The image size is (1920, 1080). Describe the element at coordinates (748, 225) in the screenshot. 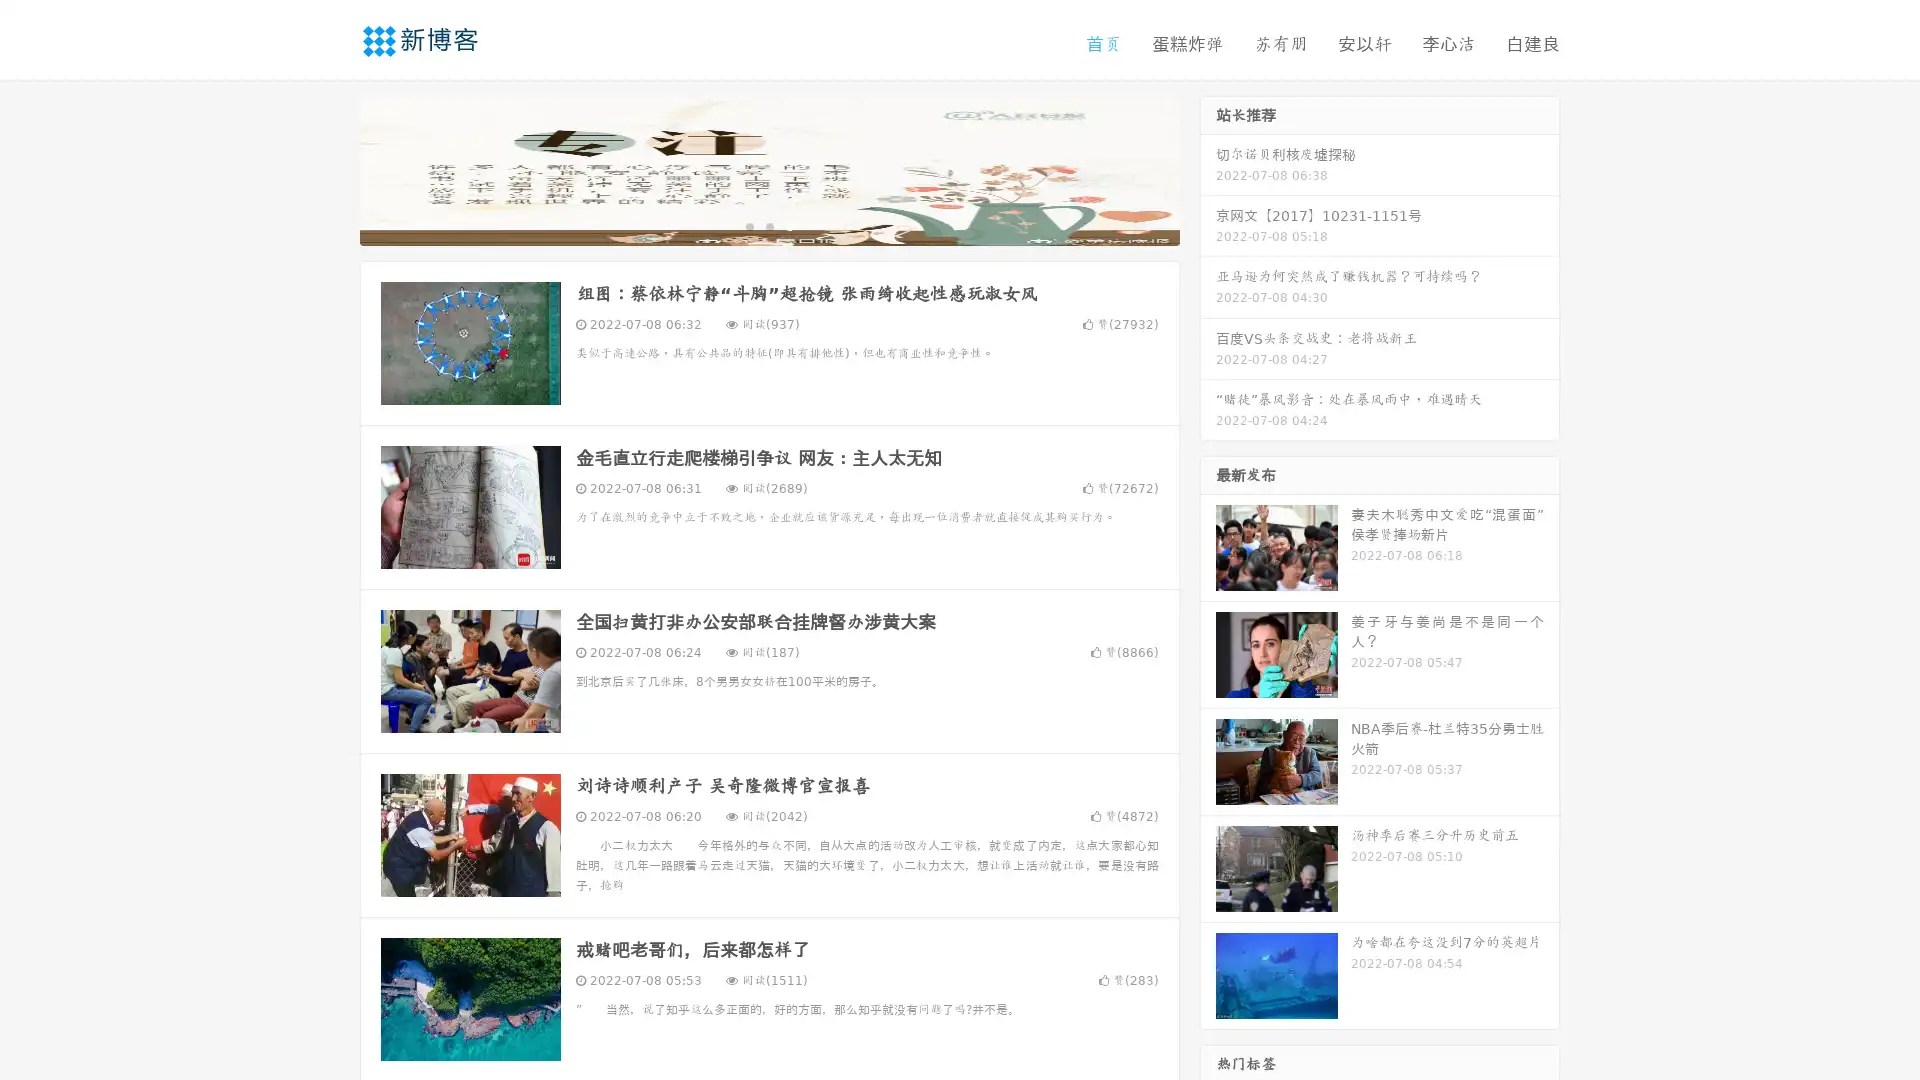

I see `Go to slide 1` at that location.